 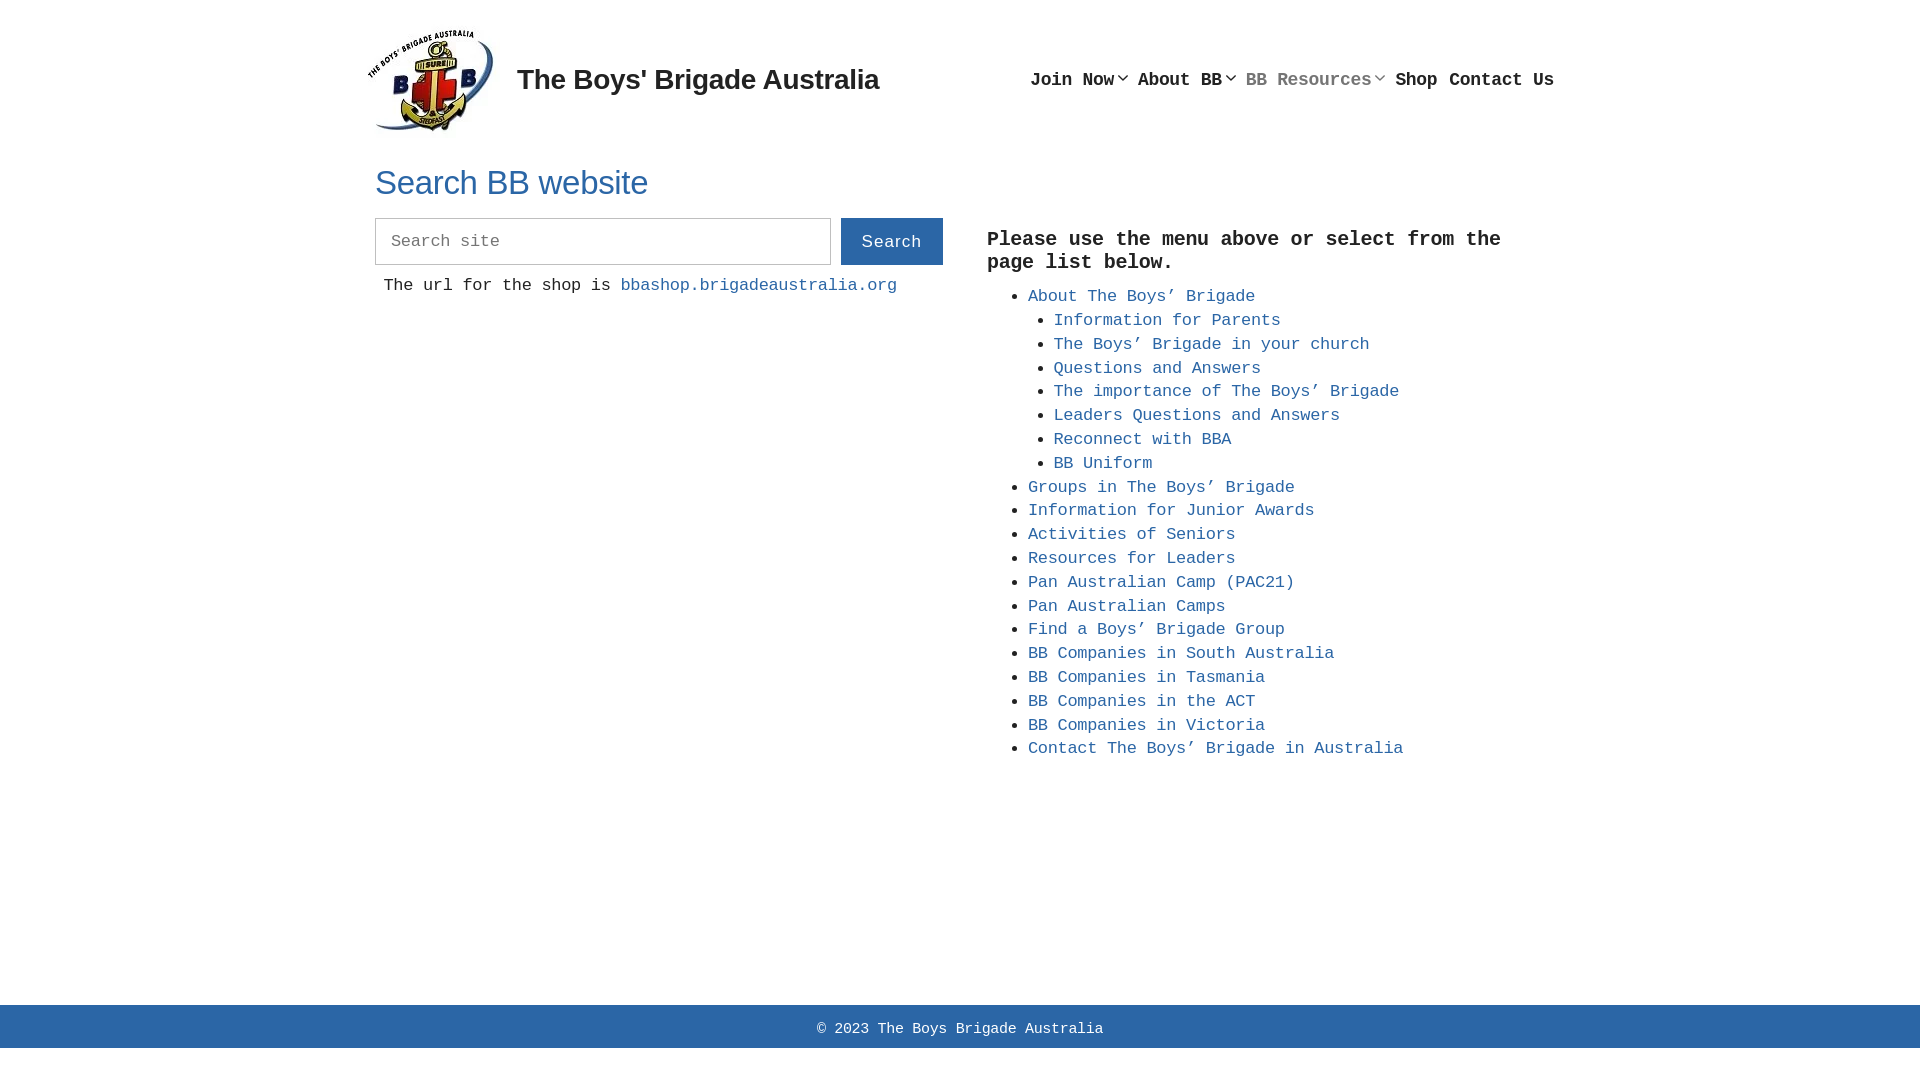 What do you see at coordinates (1141, 700) in the screenshot?
I see `'BB Companies in the ACT'` at bounding box center [1141, 700].